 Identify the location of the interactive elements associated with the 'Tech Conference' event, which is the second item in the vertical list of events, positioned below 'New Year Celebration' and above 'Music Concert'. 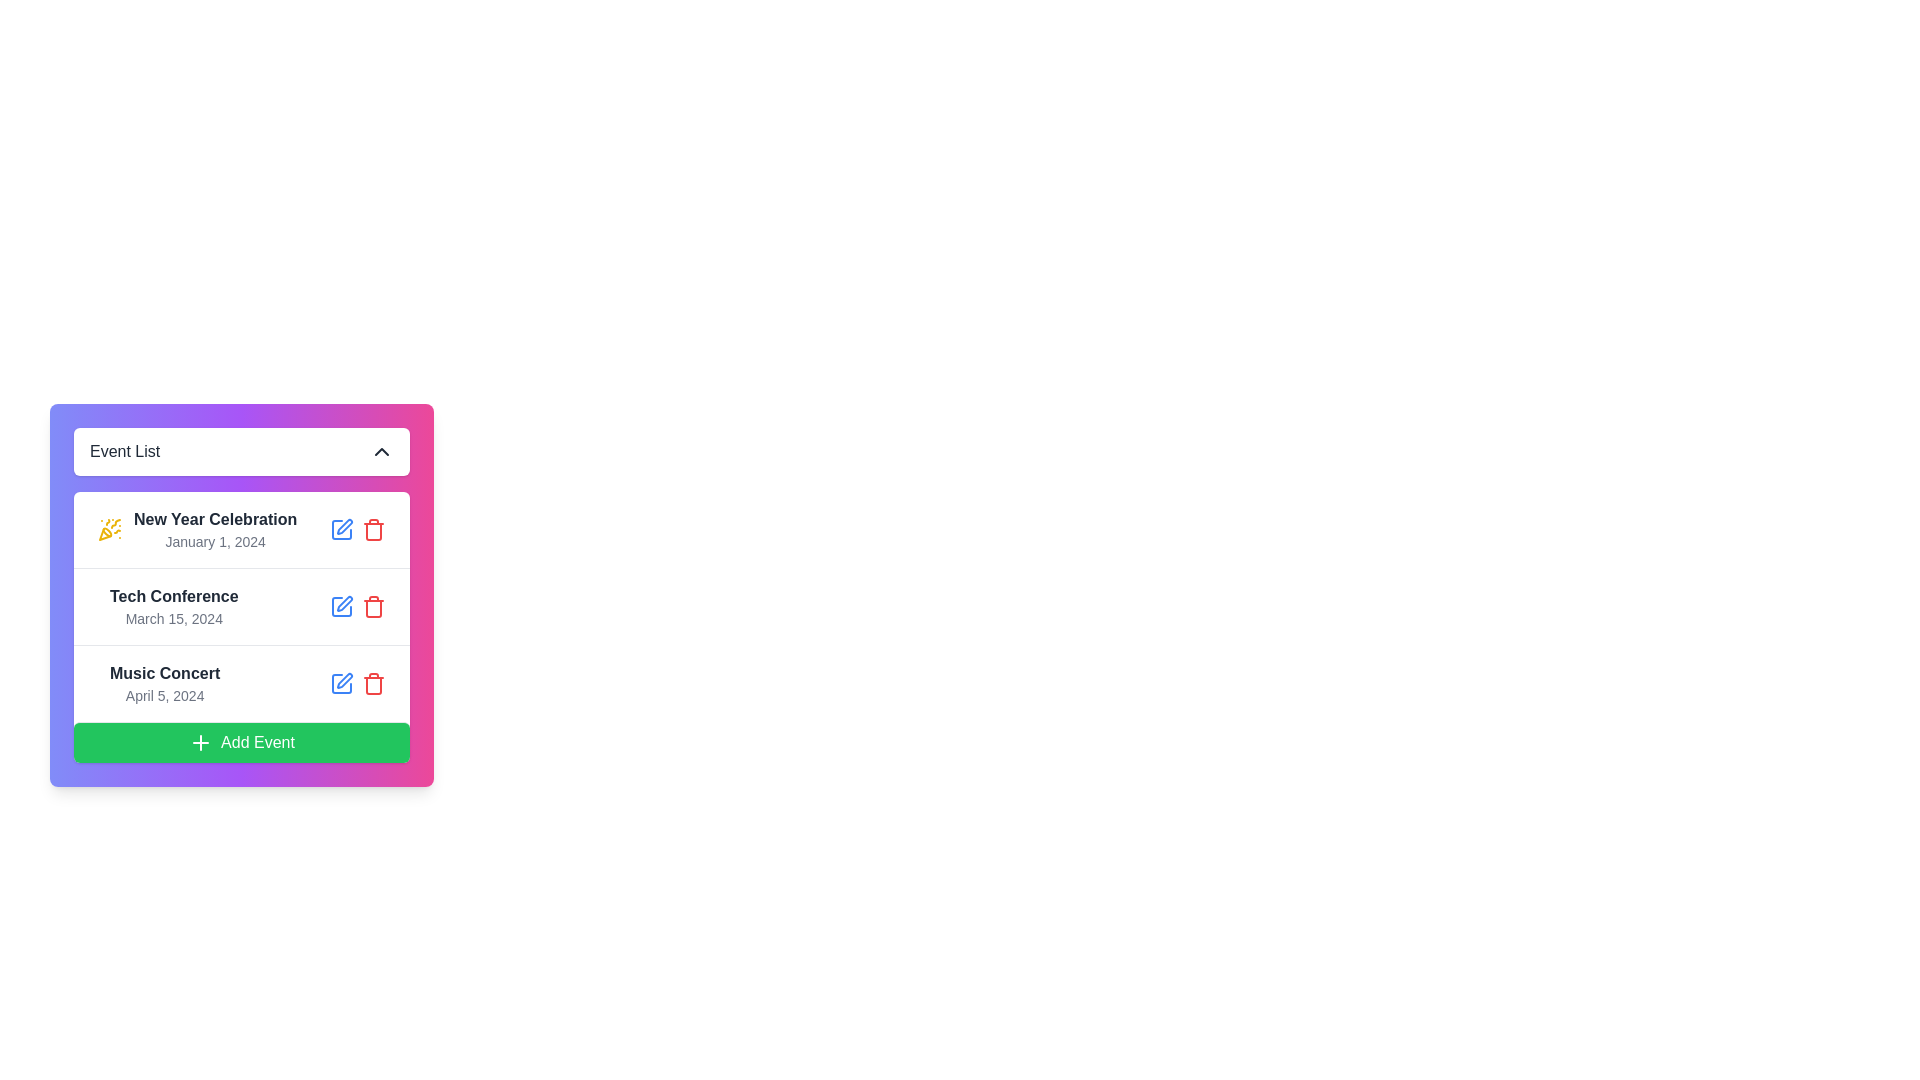
(174, 605).